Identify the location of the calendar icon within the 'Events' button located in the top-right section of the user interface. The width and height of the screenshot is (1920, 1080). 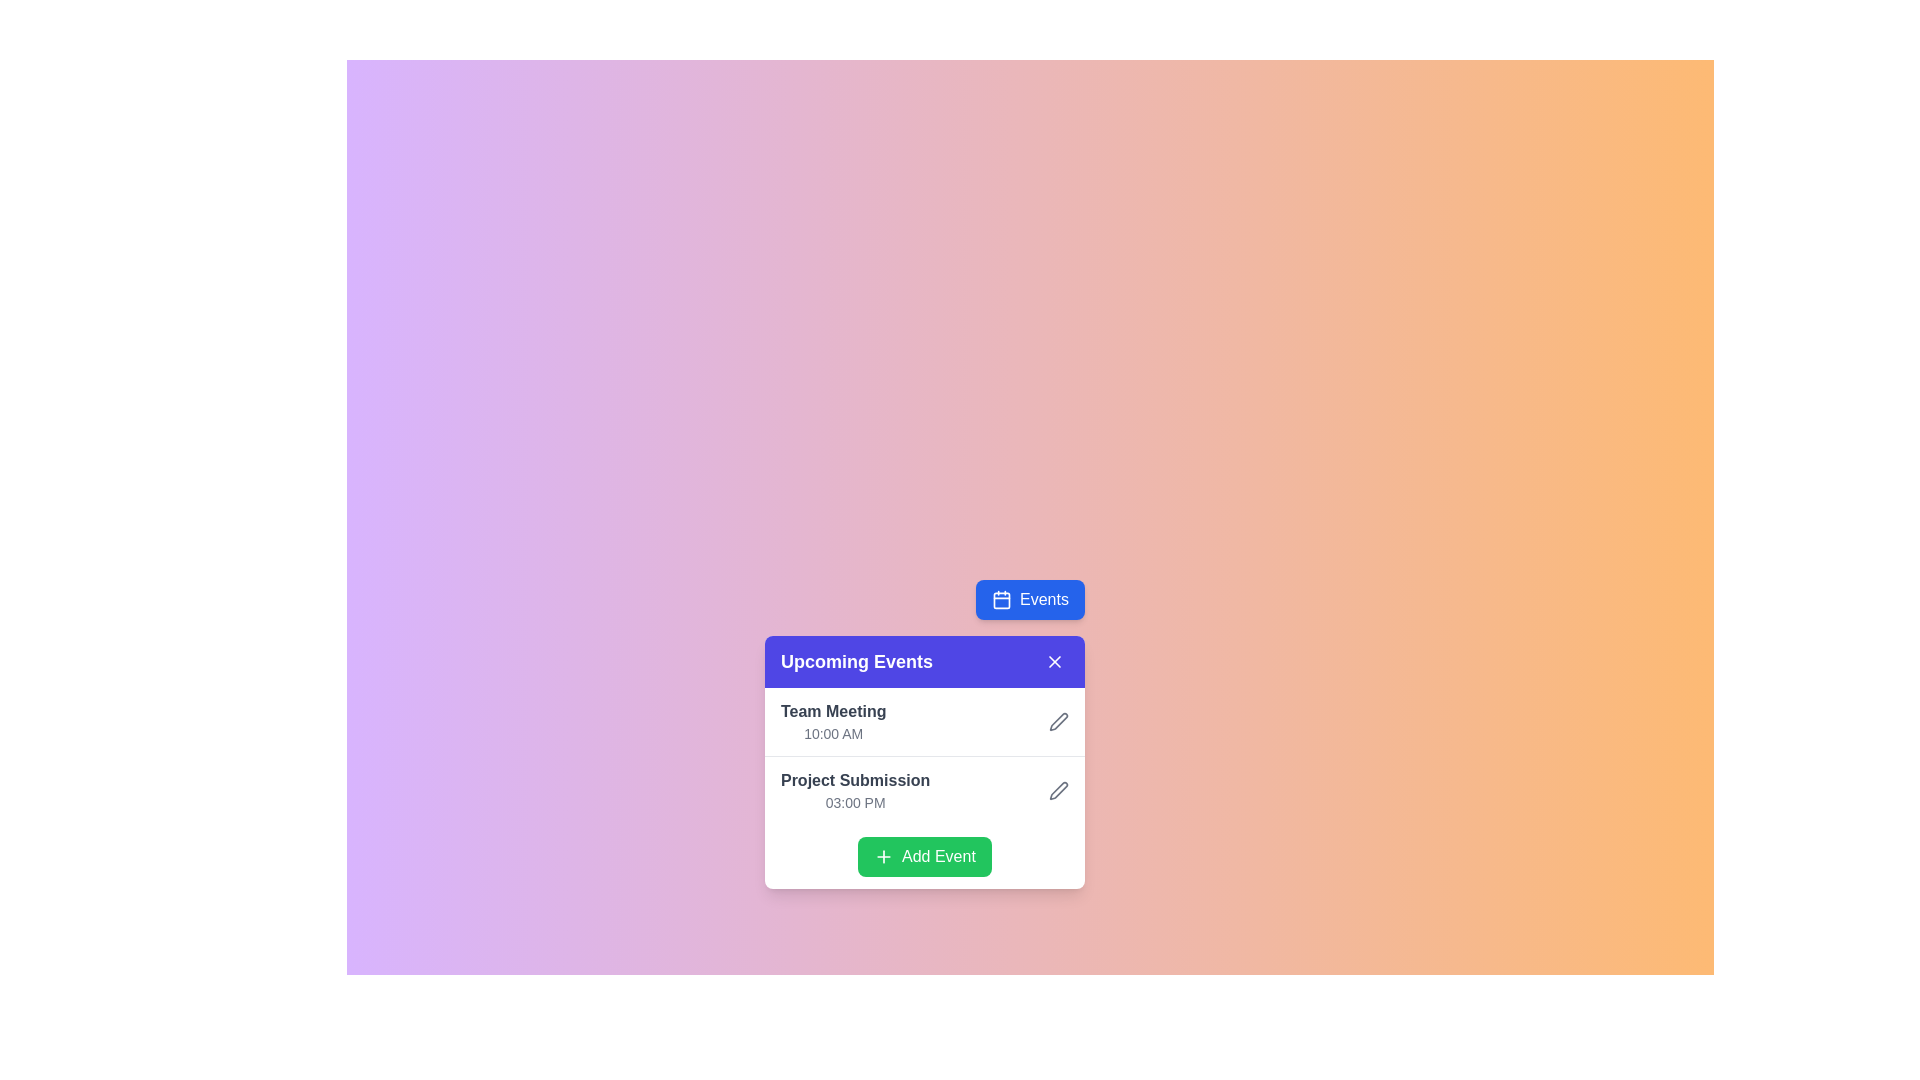
(1002, 599).